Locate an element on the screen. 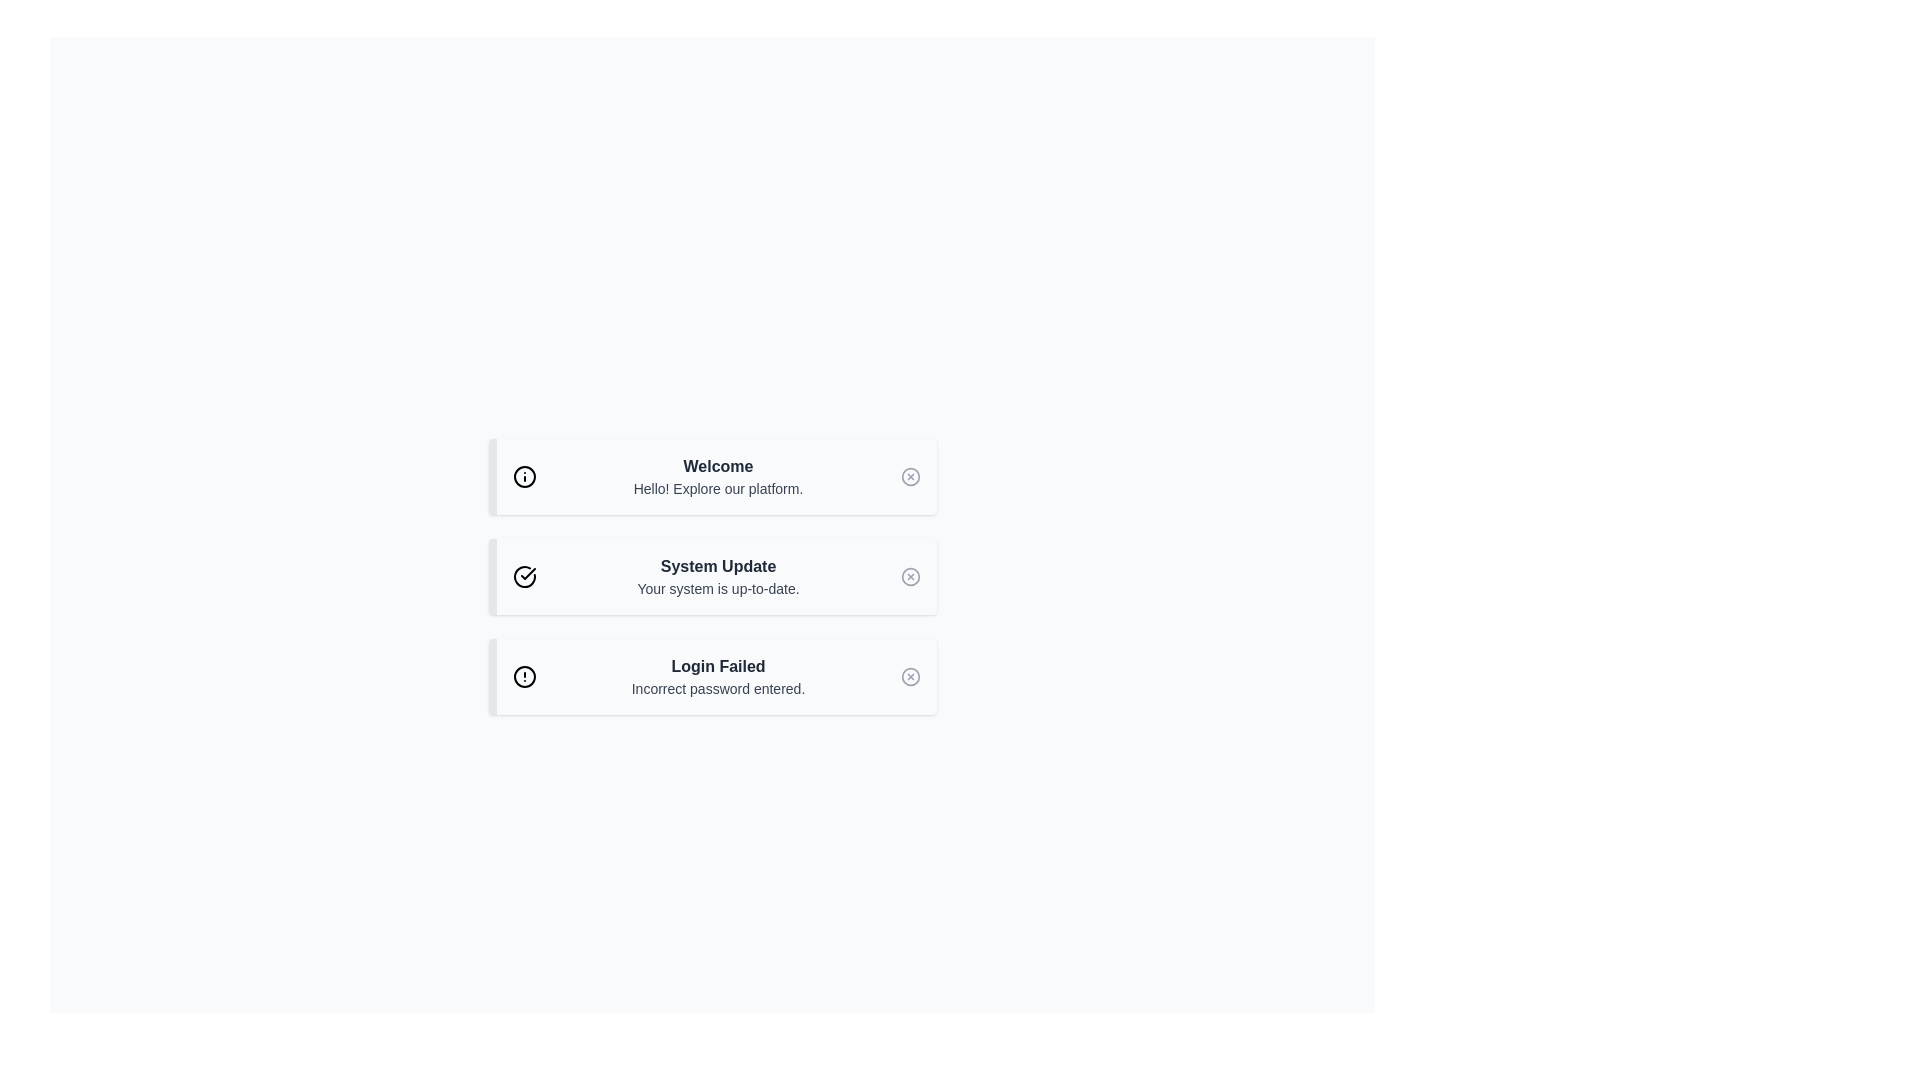 The width and height of the screenshot is (1920, 1080). the error message in the informational alert box indicating that the entered password is incorrect by clicking on it is located at coordinates (712, 676).